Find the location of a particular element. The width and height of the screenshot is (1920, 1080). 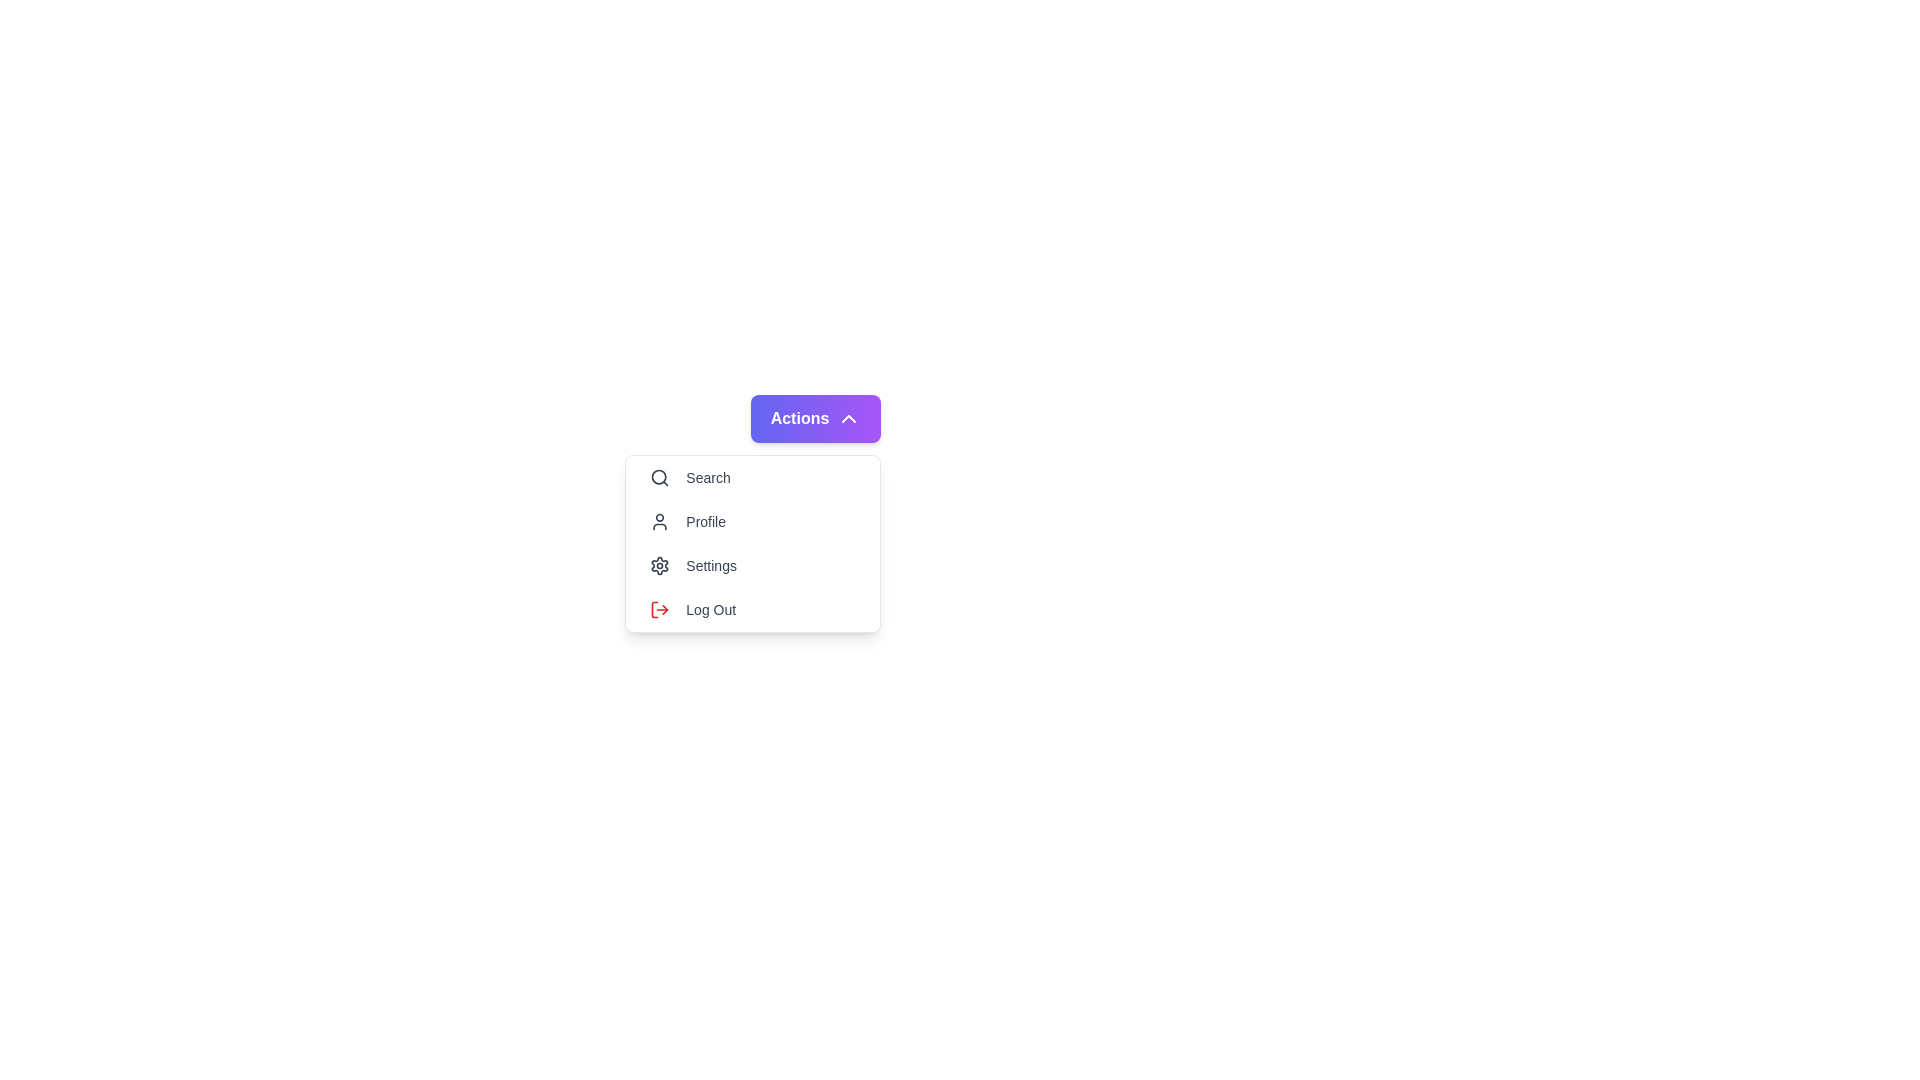

the 'Actions' menu item is located at coordinates (660, 520).